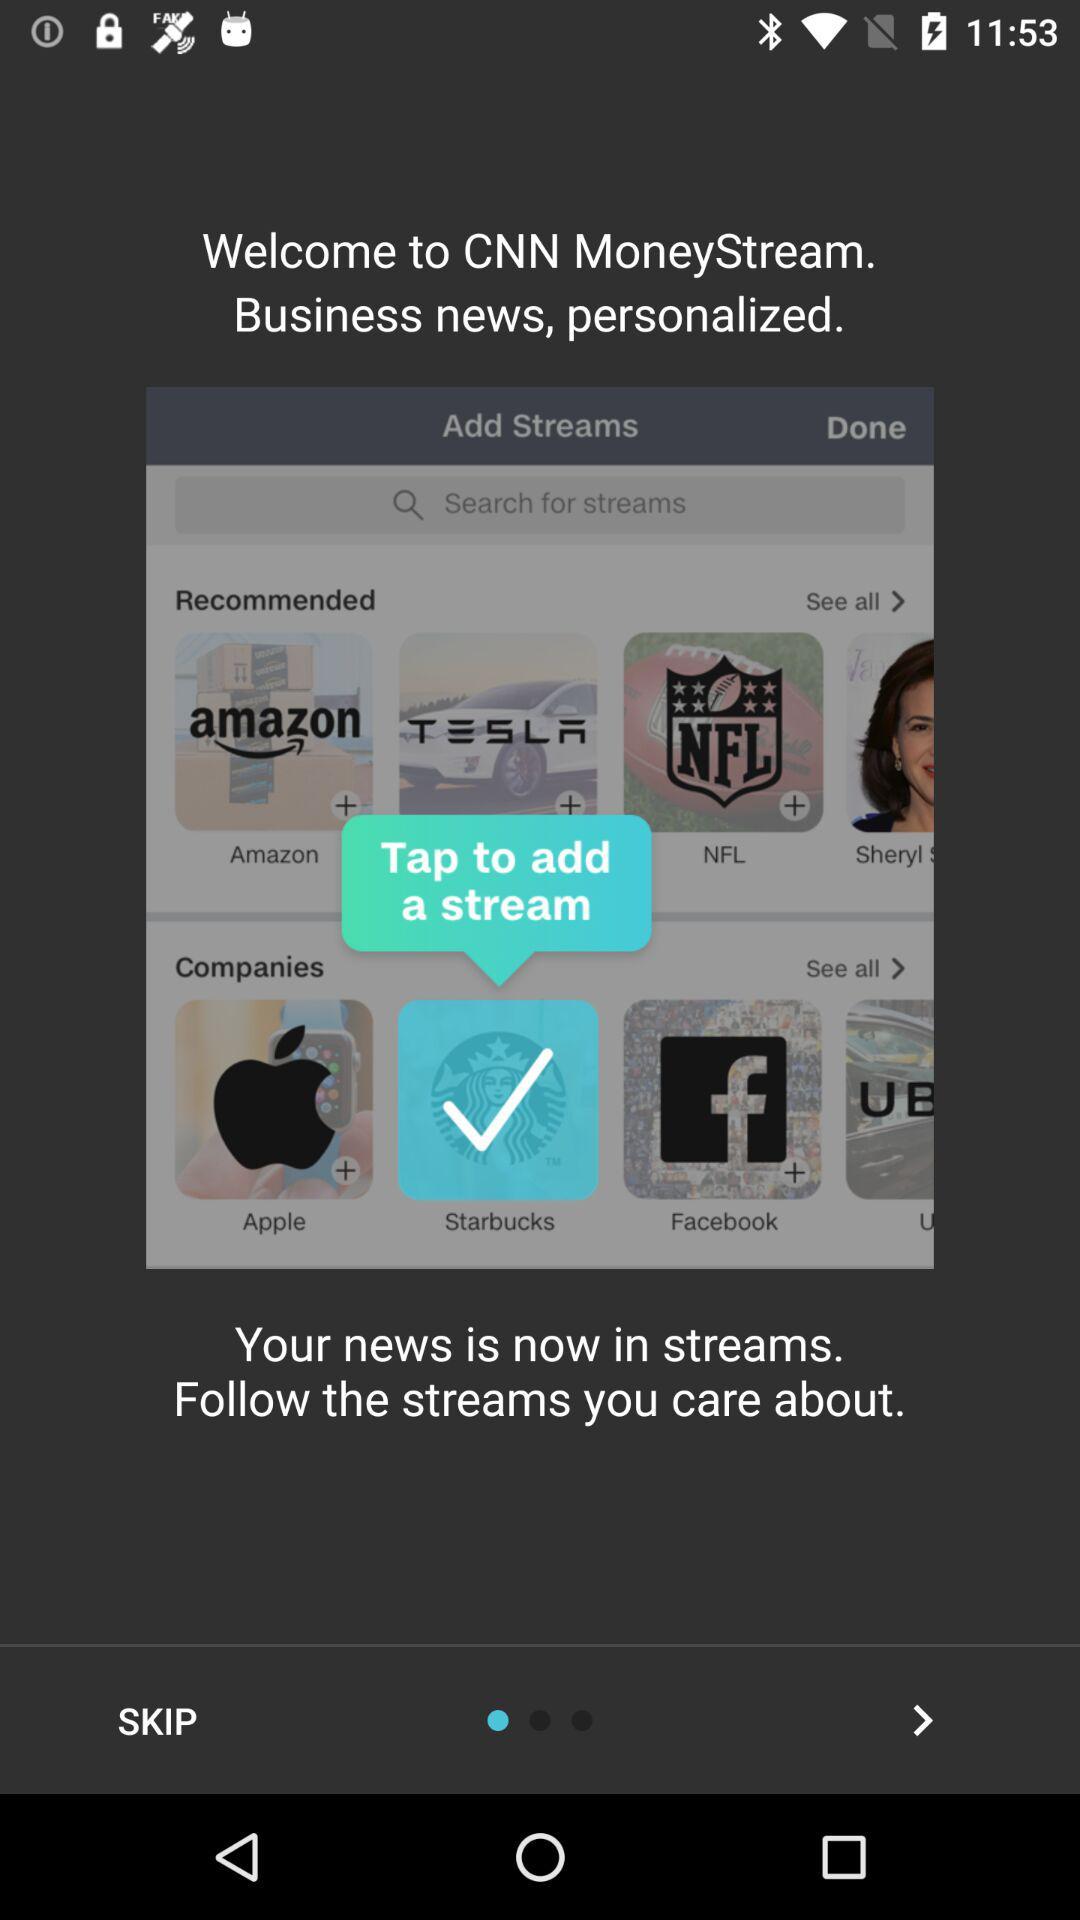 The height and width of the screenshot is (1920, 1080). I want to click on the item at the bottom left corner, so click(156, 1719).